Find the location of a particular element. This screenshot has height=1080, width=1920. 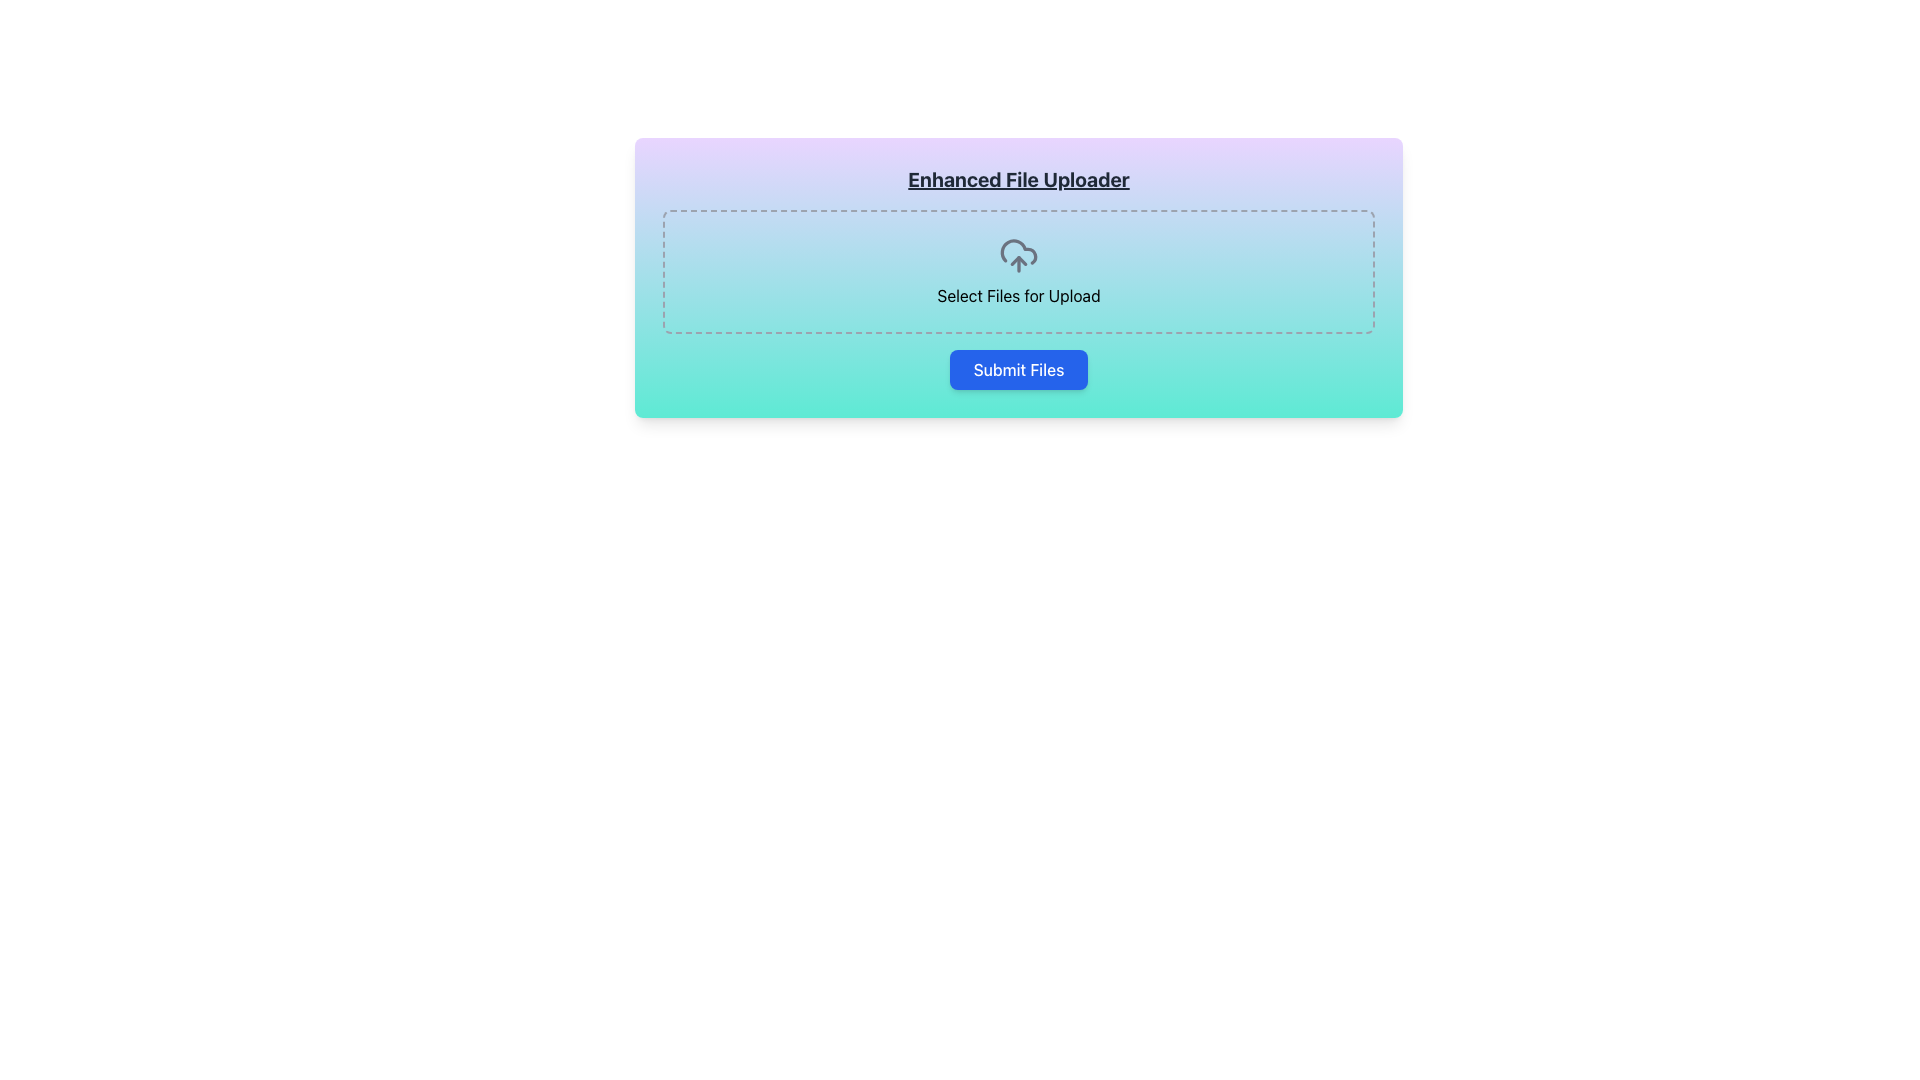

the Static text header that provides context for uploading files, which is positioned above the dashed border box and the 'Submit Files' button is located at coordinates (1018, 180).